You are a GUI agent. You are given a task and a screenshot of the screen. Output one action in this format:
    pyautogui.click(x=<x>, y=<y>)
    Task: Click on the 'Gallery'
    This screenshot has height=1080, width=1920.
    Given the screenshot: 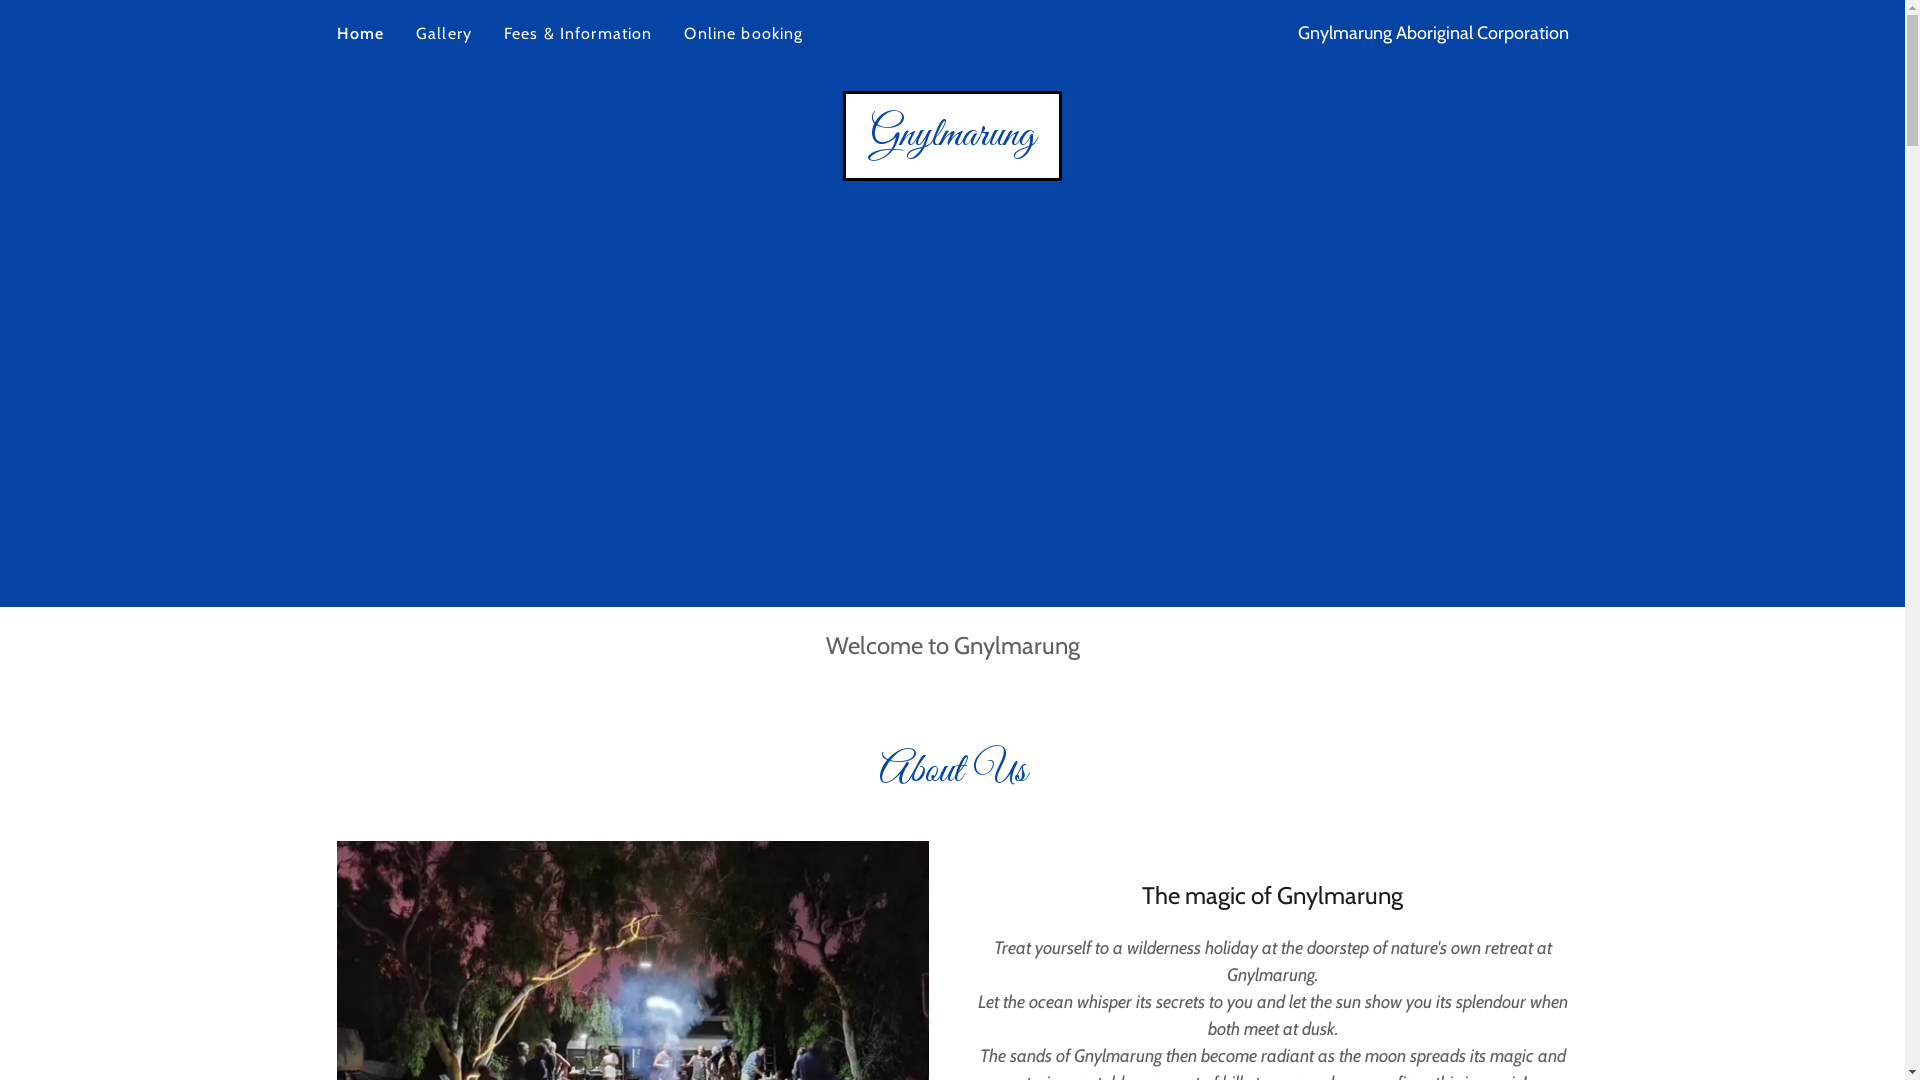 What is the action you would take?
    pyautogui.click(x=443, y=34)
    